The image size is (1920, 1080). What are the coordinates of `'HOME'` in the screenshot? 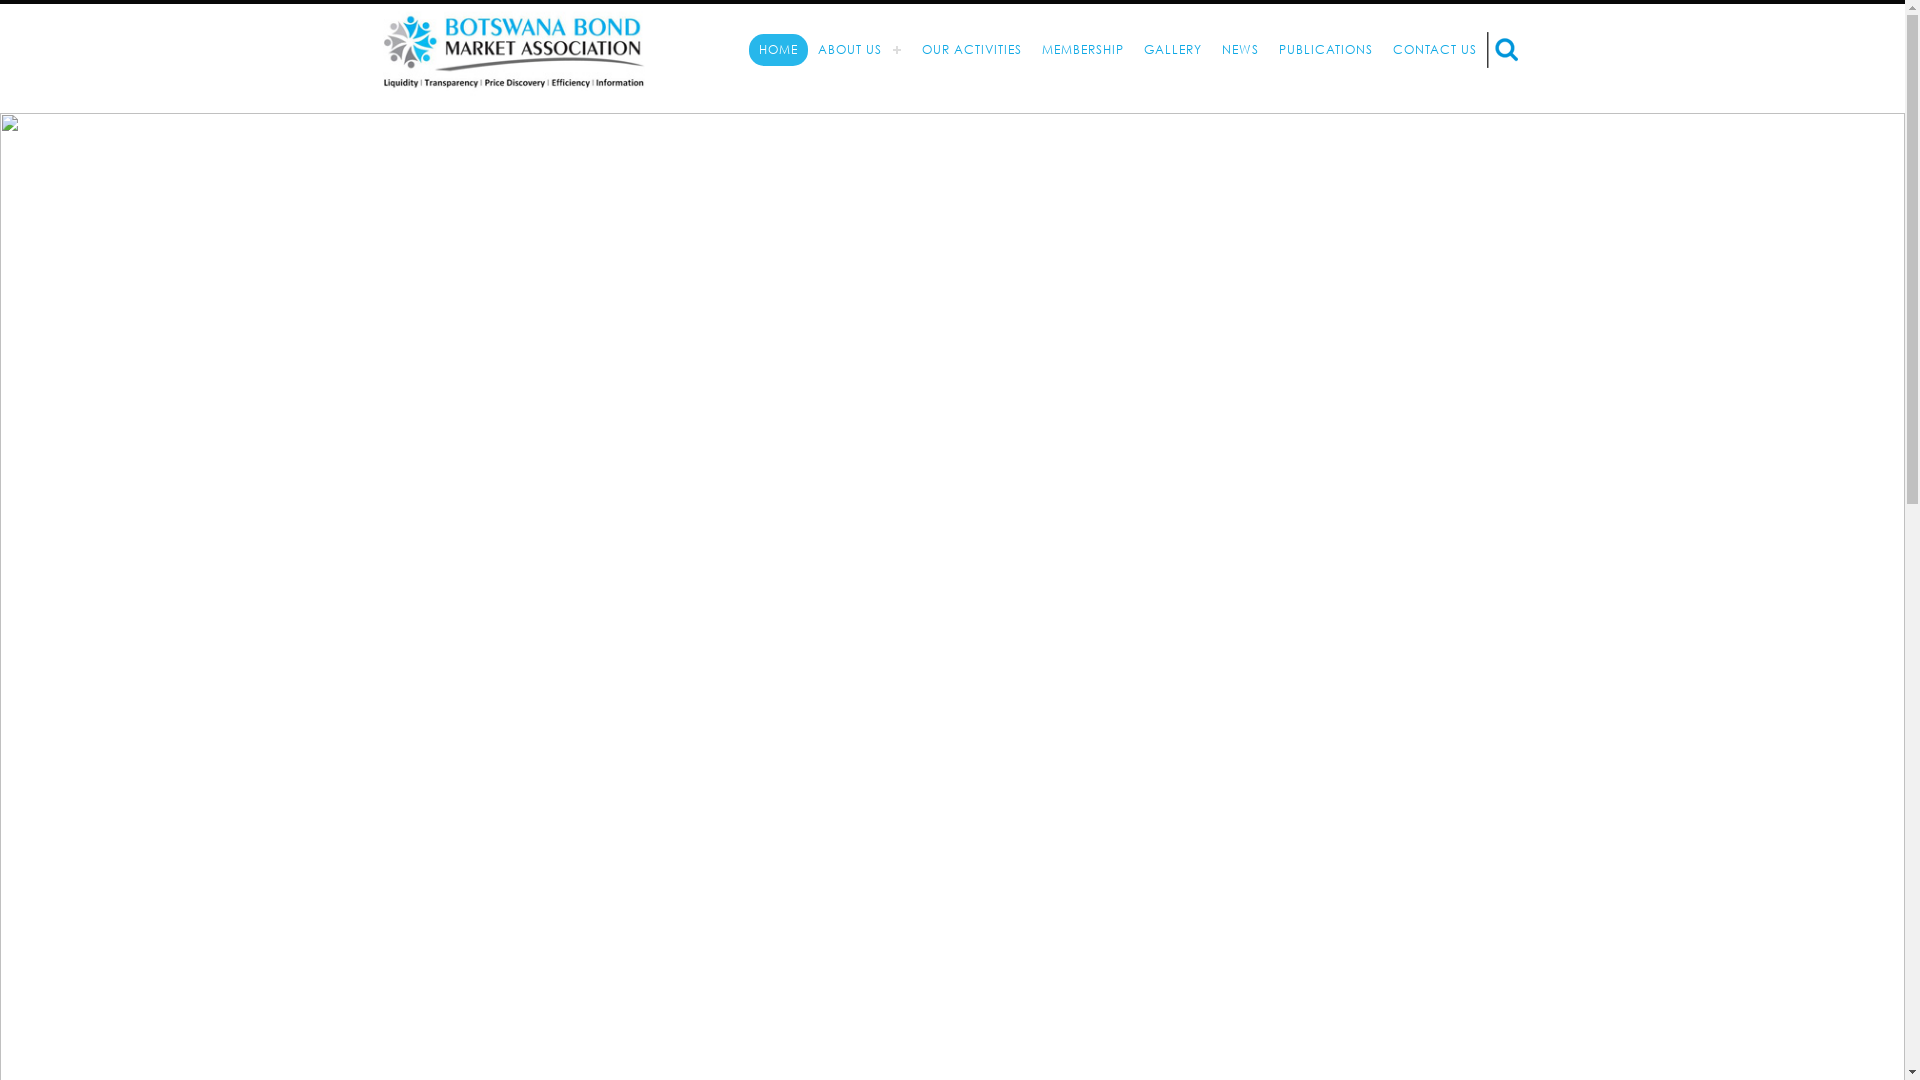 It's located at (776, 49).